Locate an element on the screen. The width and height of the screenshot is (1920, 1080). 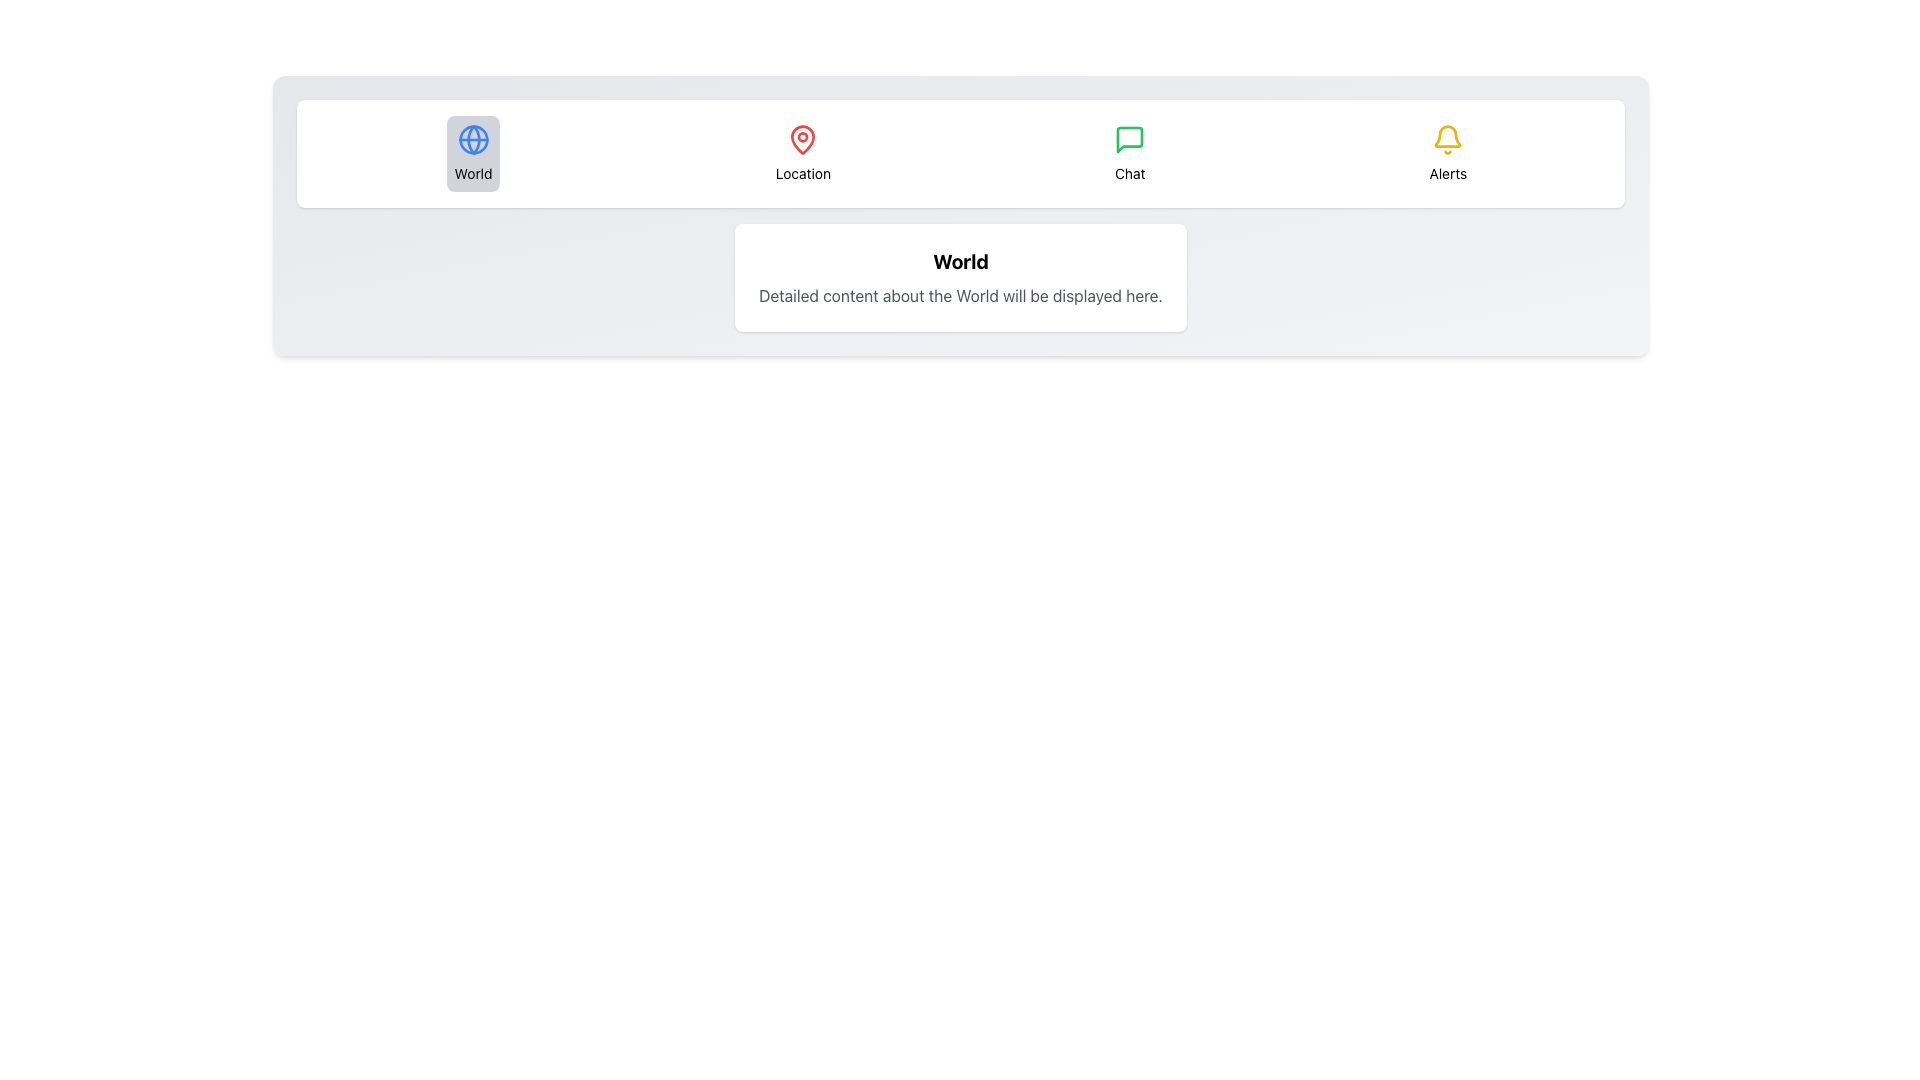
the red map pin icon located as the second icon from the left in the navigation panel is located at coordinates (803, 138).